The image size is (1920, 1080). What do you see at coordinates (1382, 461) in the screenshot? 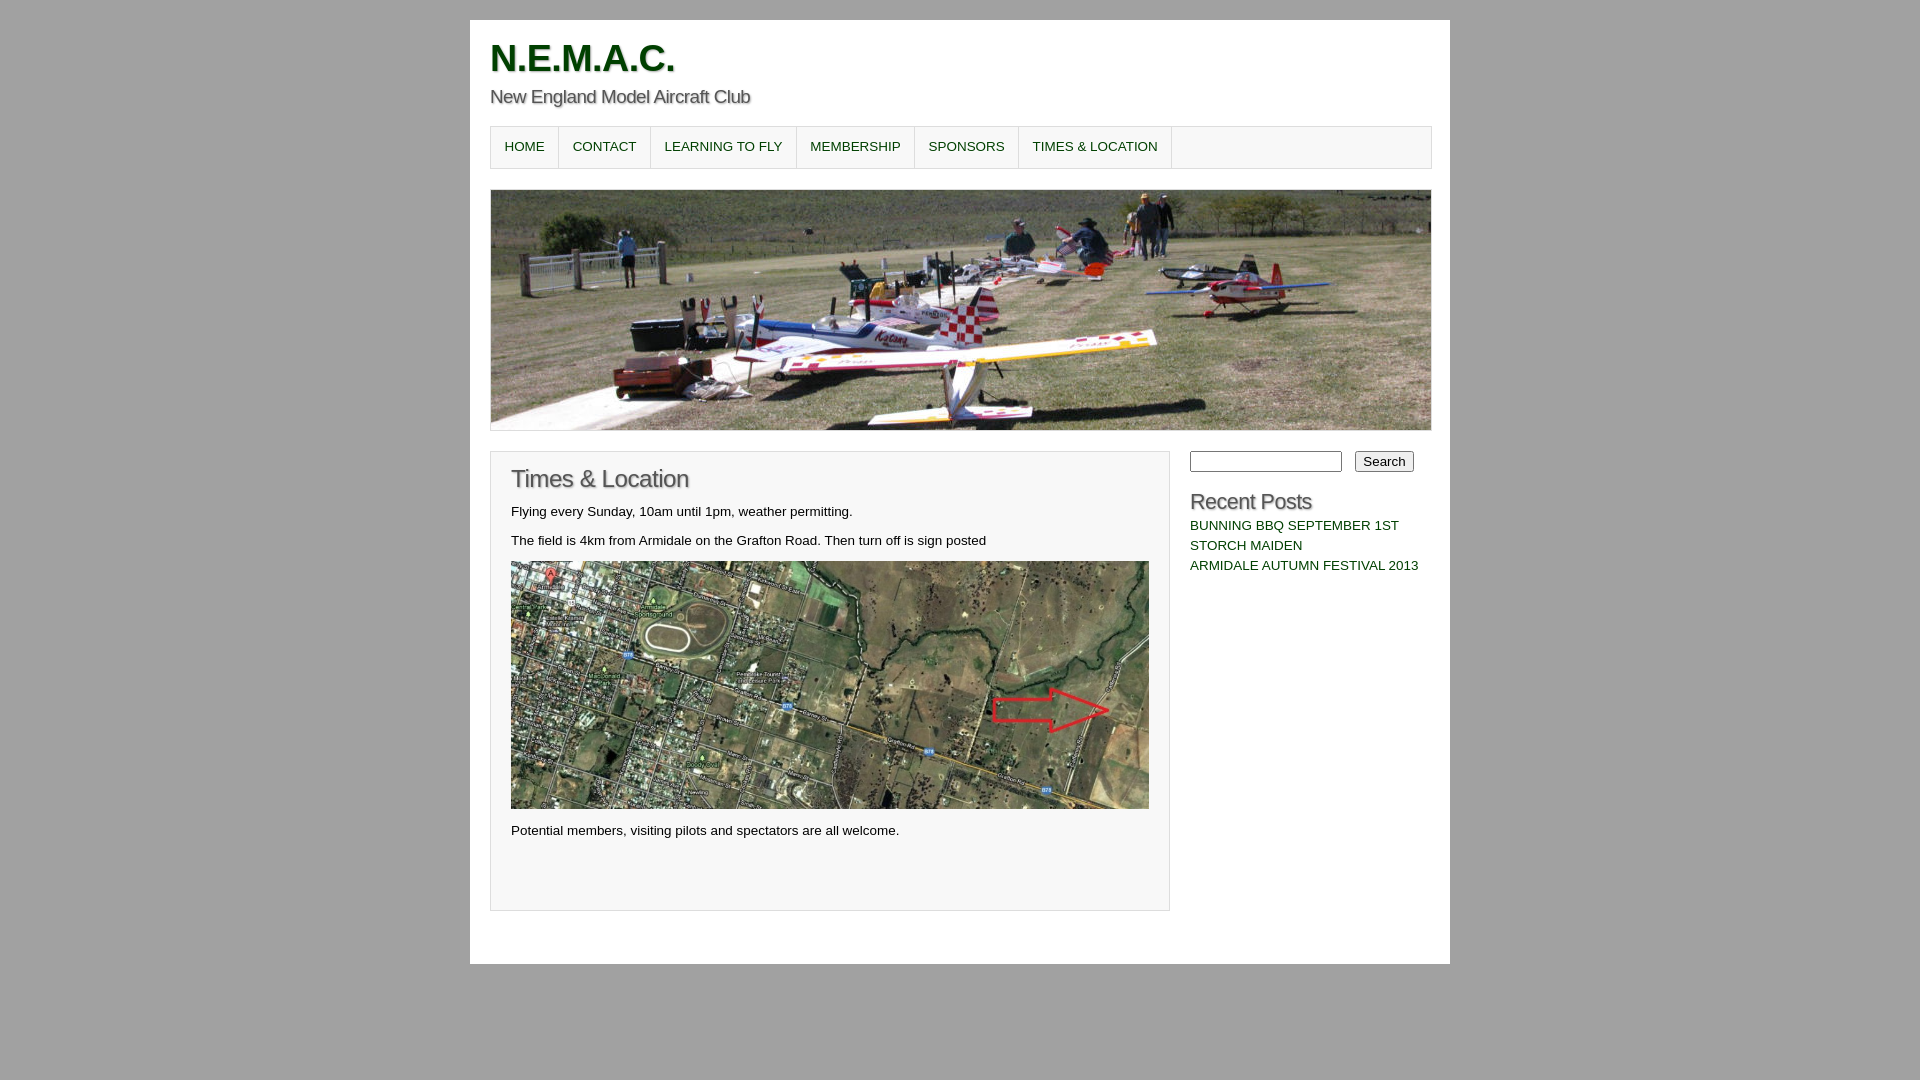
I see `'Search'` at bounding box center [1382, 461].